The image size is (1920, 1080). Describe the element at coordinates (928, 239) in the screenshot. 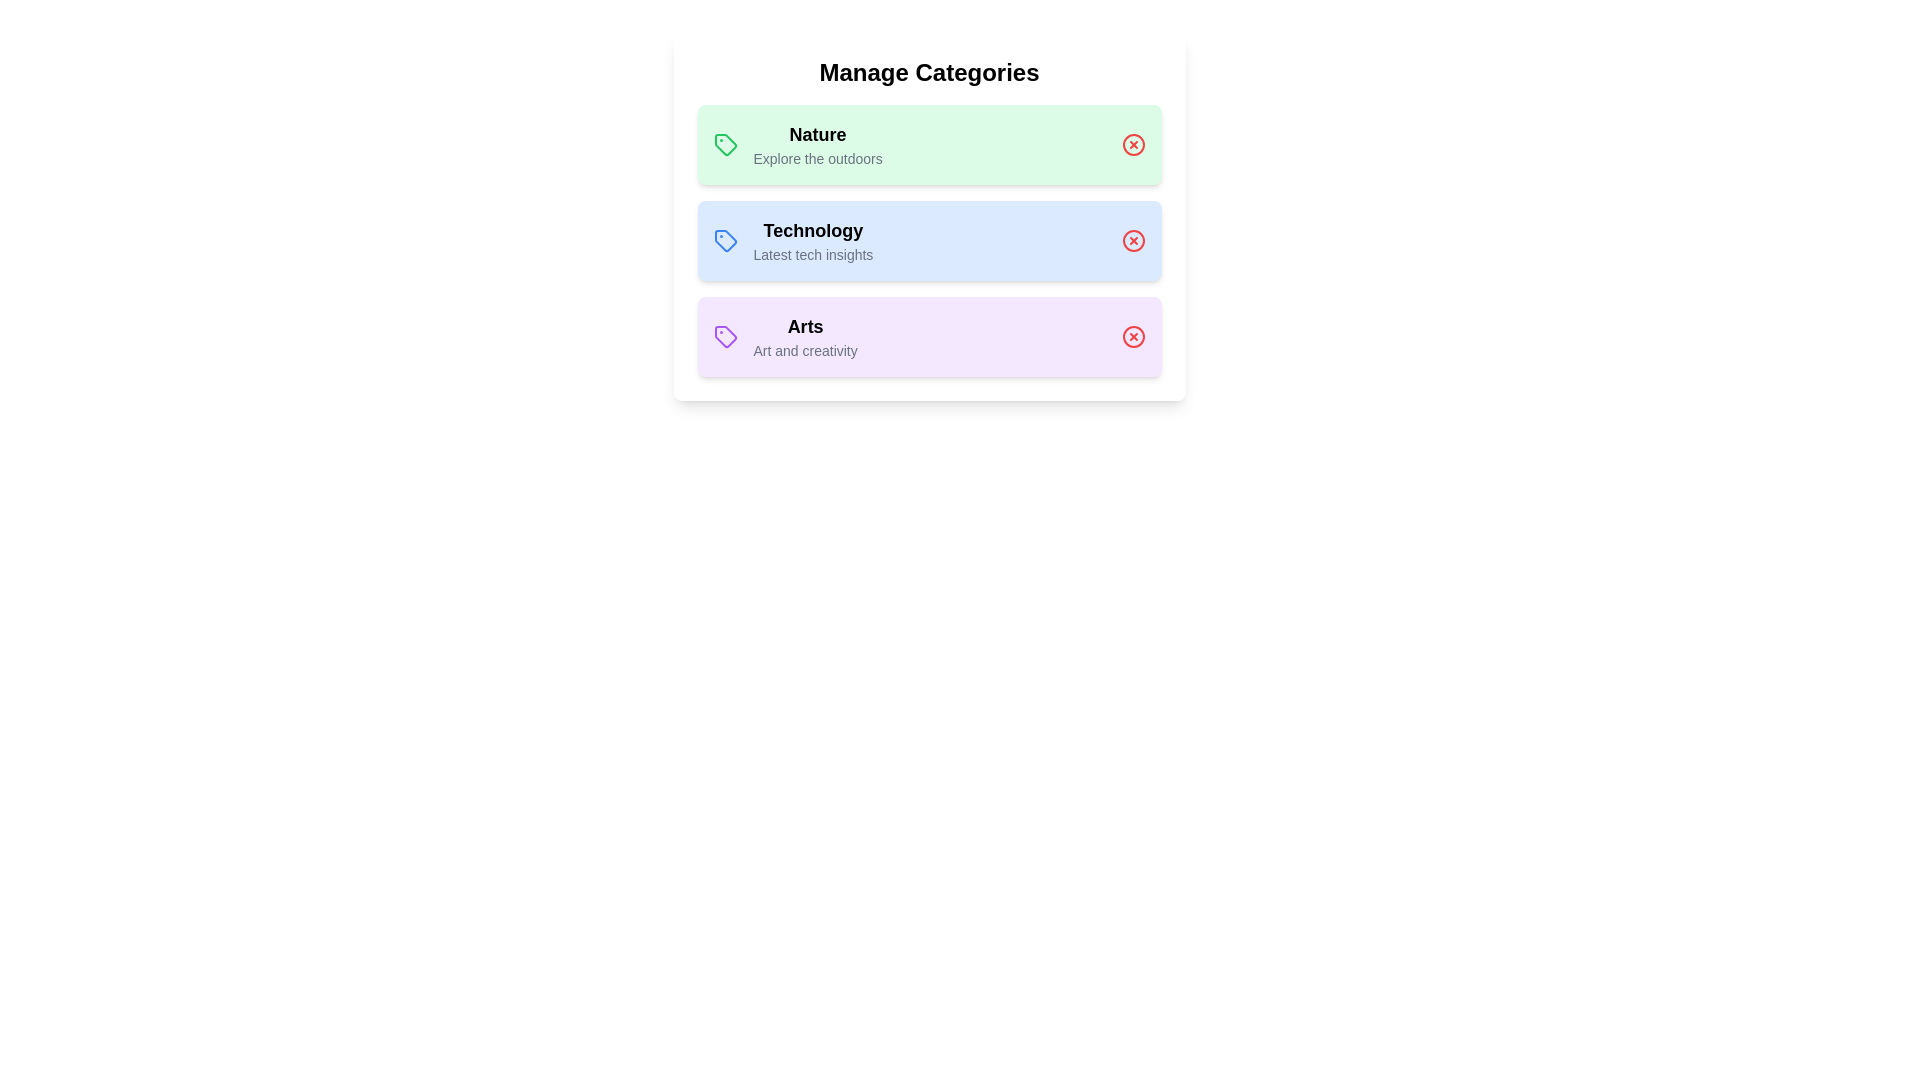

I see `the category Technology to open additional options` at that location.